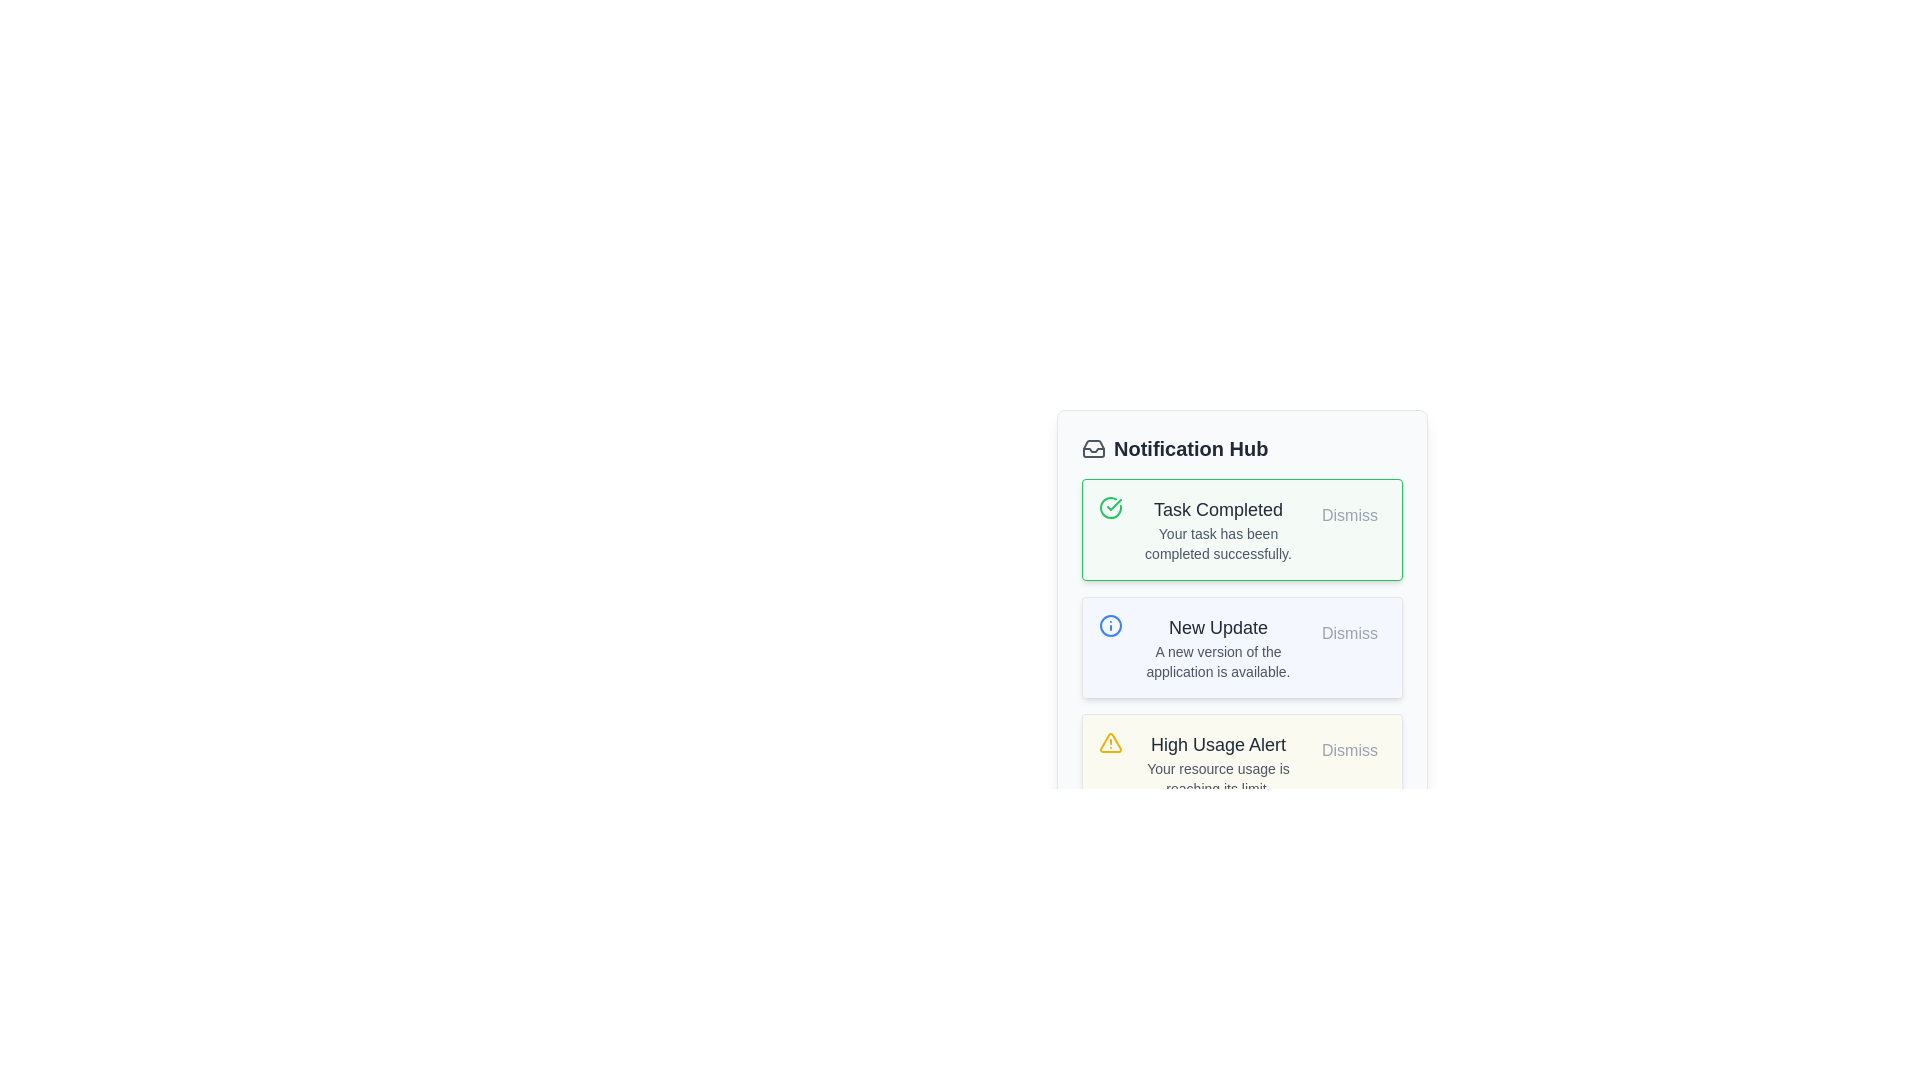 This screenshot has height=1080, width=1920. What do you see at coordinates (1217, 528) in the screenshot?
I see `the Notification message in the first notification slot under the 'Notification Hub' header, which indicates successful task completion` at bounding box center [1217, 528].